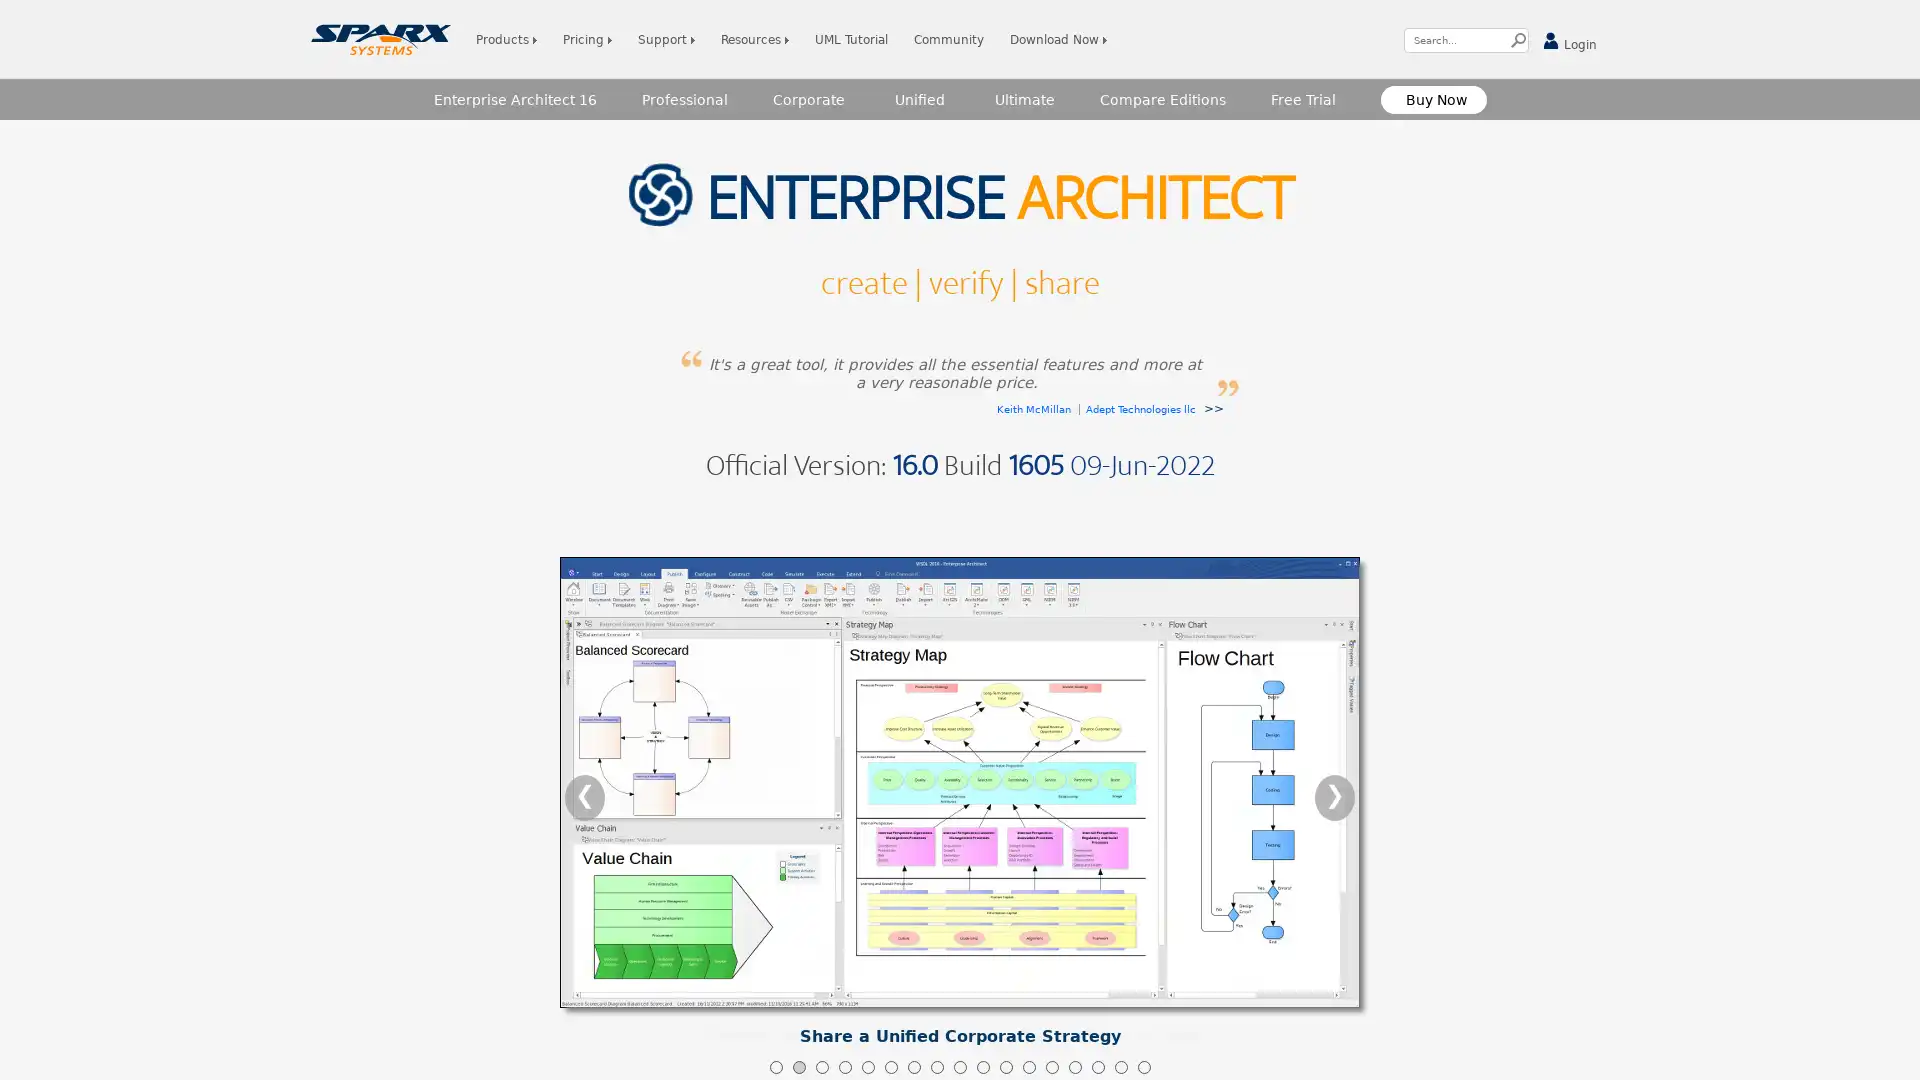 The width and height of the screenshot is (1920, 1080). I want to click on Search, so click(1518, 40).